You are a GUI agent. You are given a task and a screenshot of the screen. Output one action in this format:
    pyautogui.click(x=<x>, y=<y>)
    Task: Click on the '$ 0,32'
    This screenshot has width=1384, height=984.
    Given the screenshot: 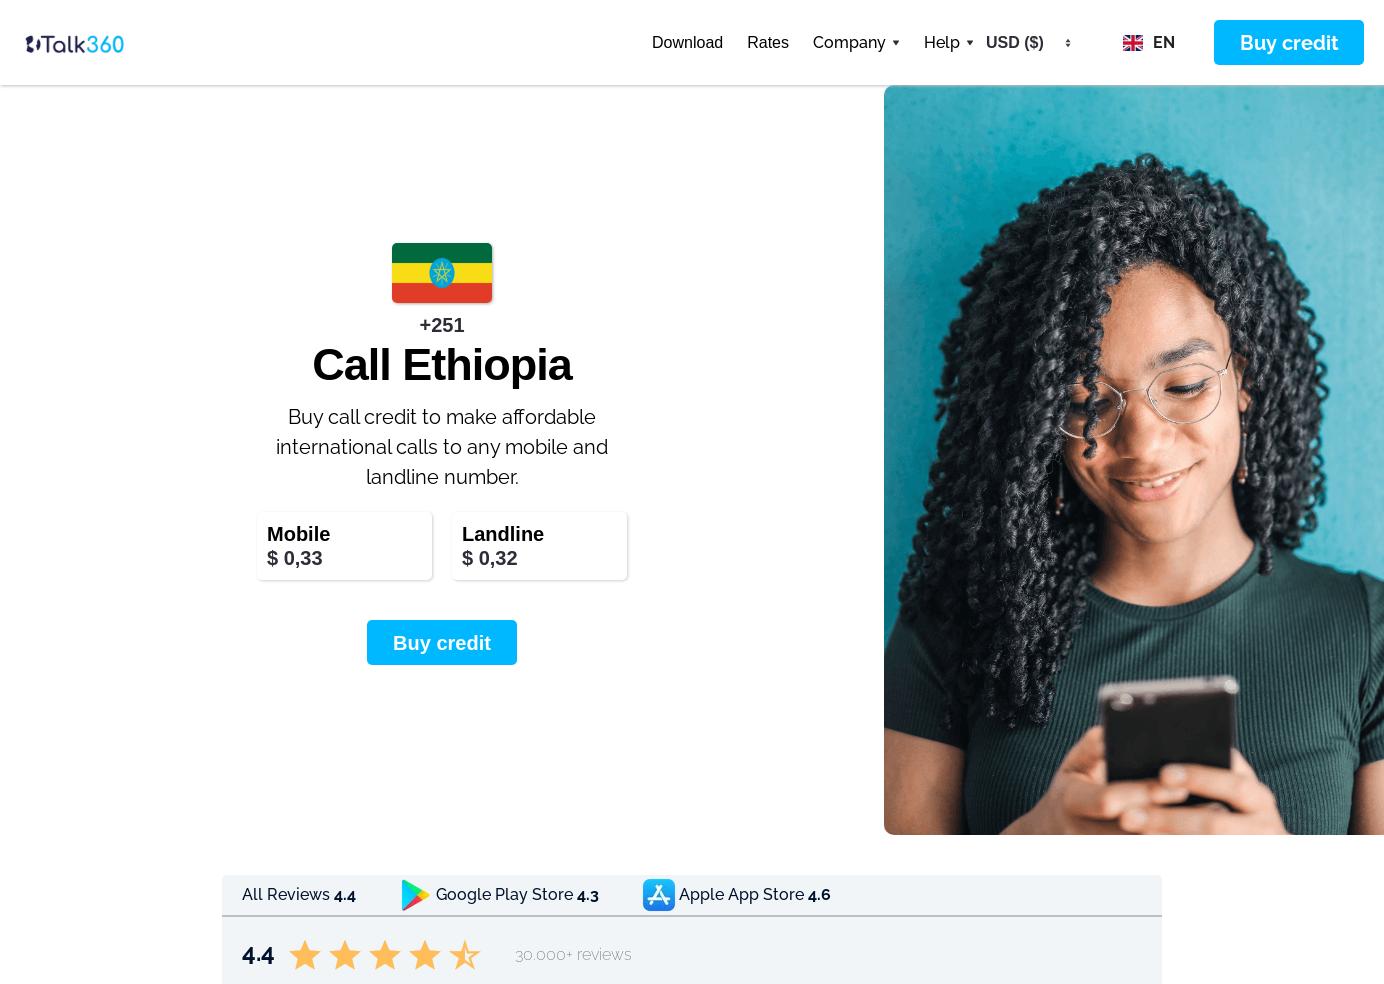 What is the action you would take?
    pyautogui.click(x=488, y=557)
    